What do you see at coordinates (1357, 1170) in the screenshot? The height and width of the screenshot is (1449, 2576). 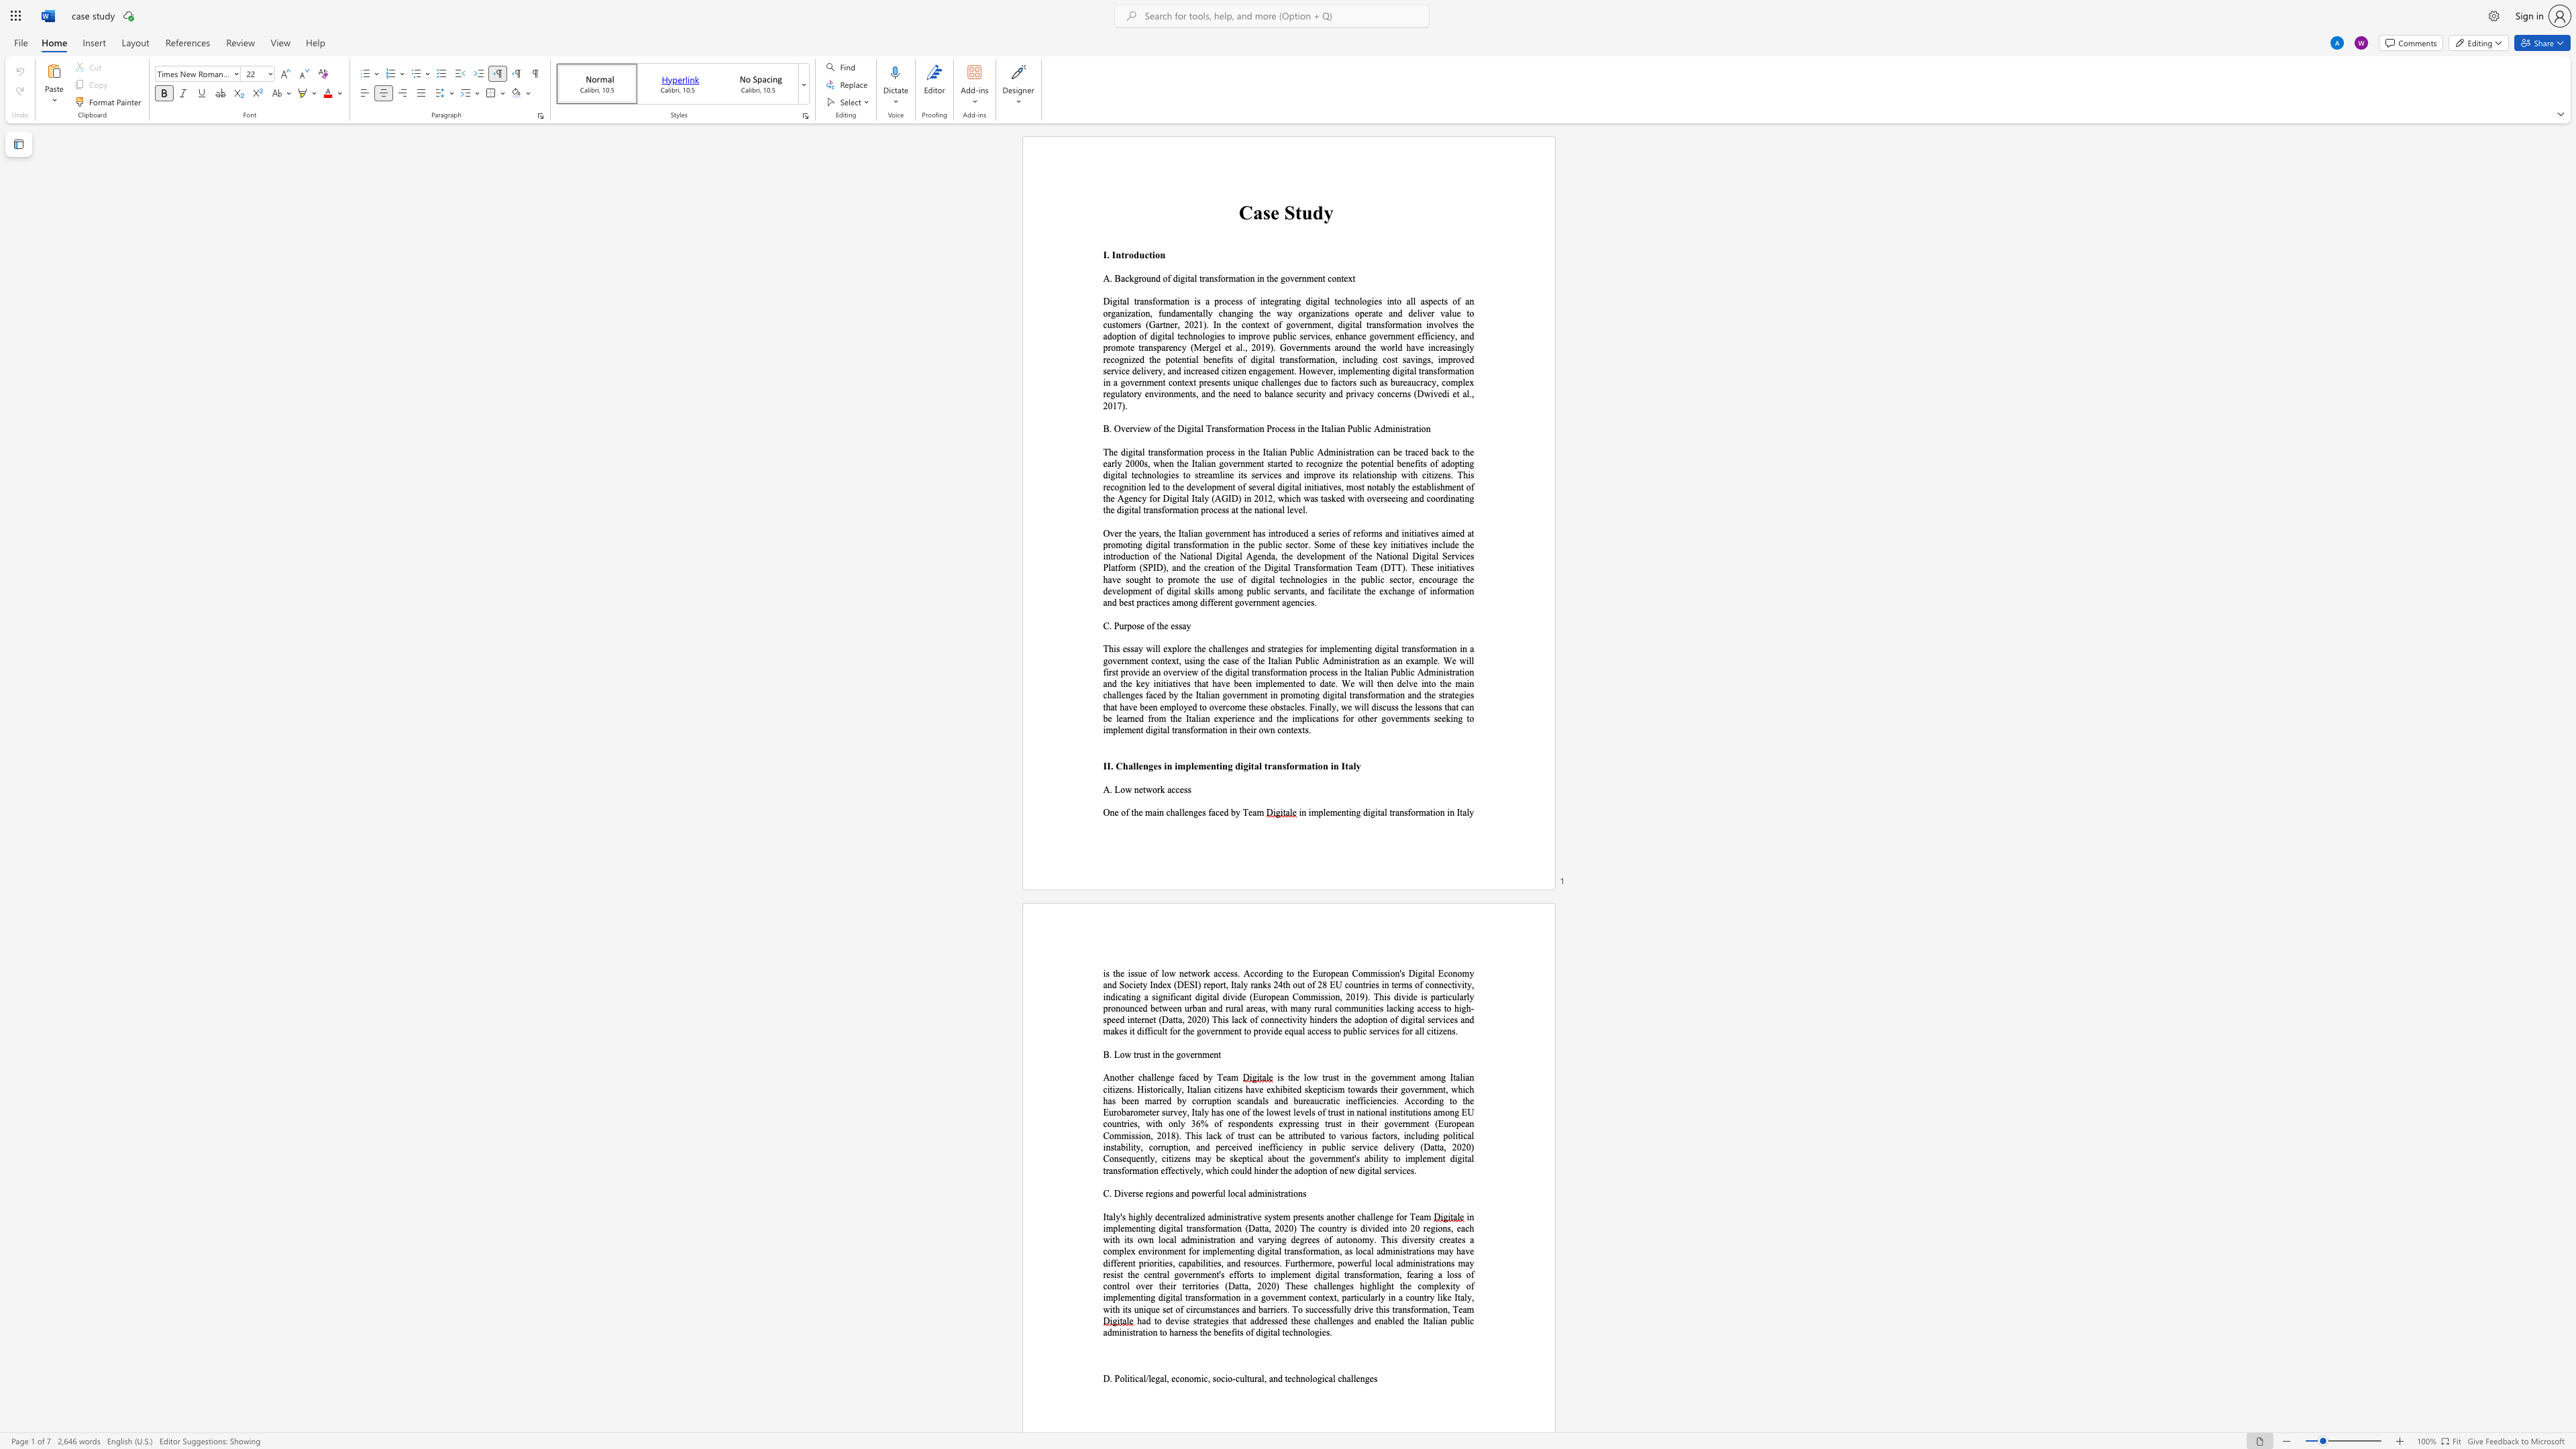 I see `the subset text "digital servi" within the text ", including political instability, corruption, and perceived inefficiency in public service delivery (Datta, 2020) Consequently, citizens may be skeptical about the government"` at bounding box center [1357, 1170].